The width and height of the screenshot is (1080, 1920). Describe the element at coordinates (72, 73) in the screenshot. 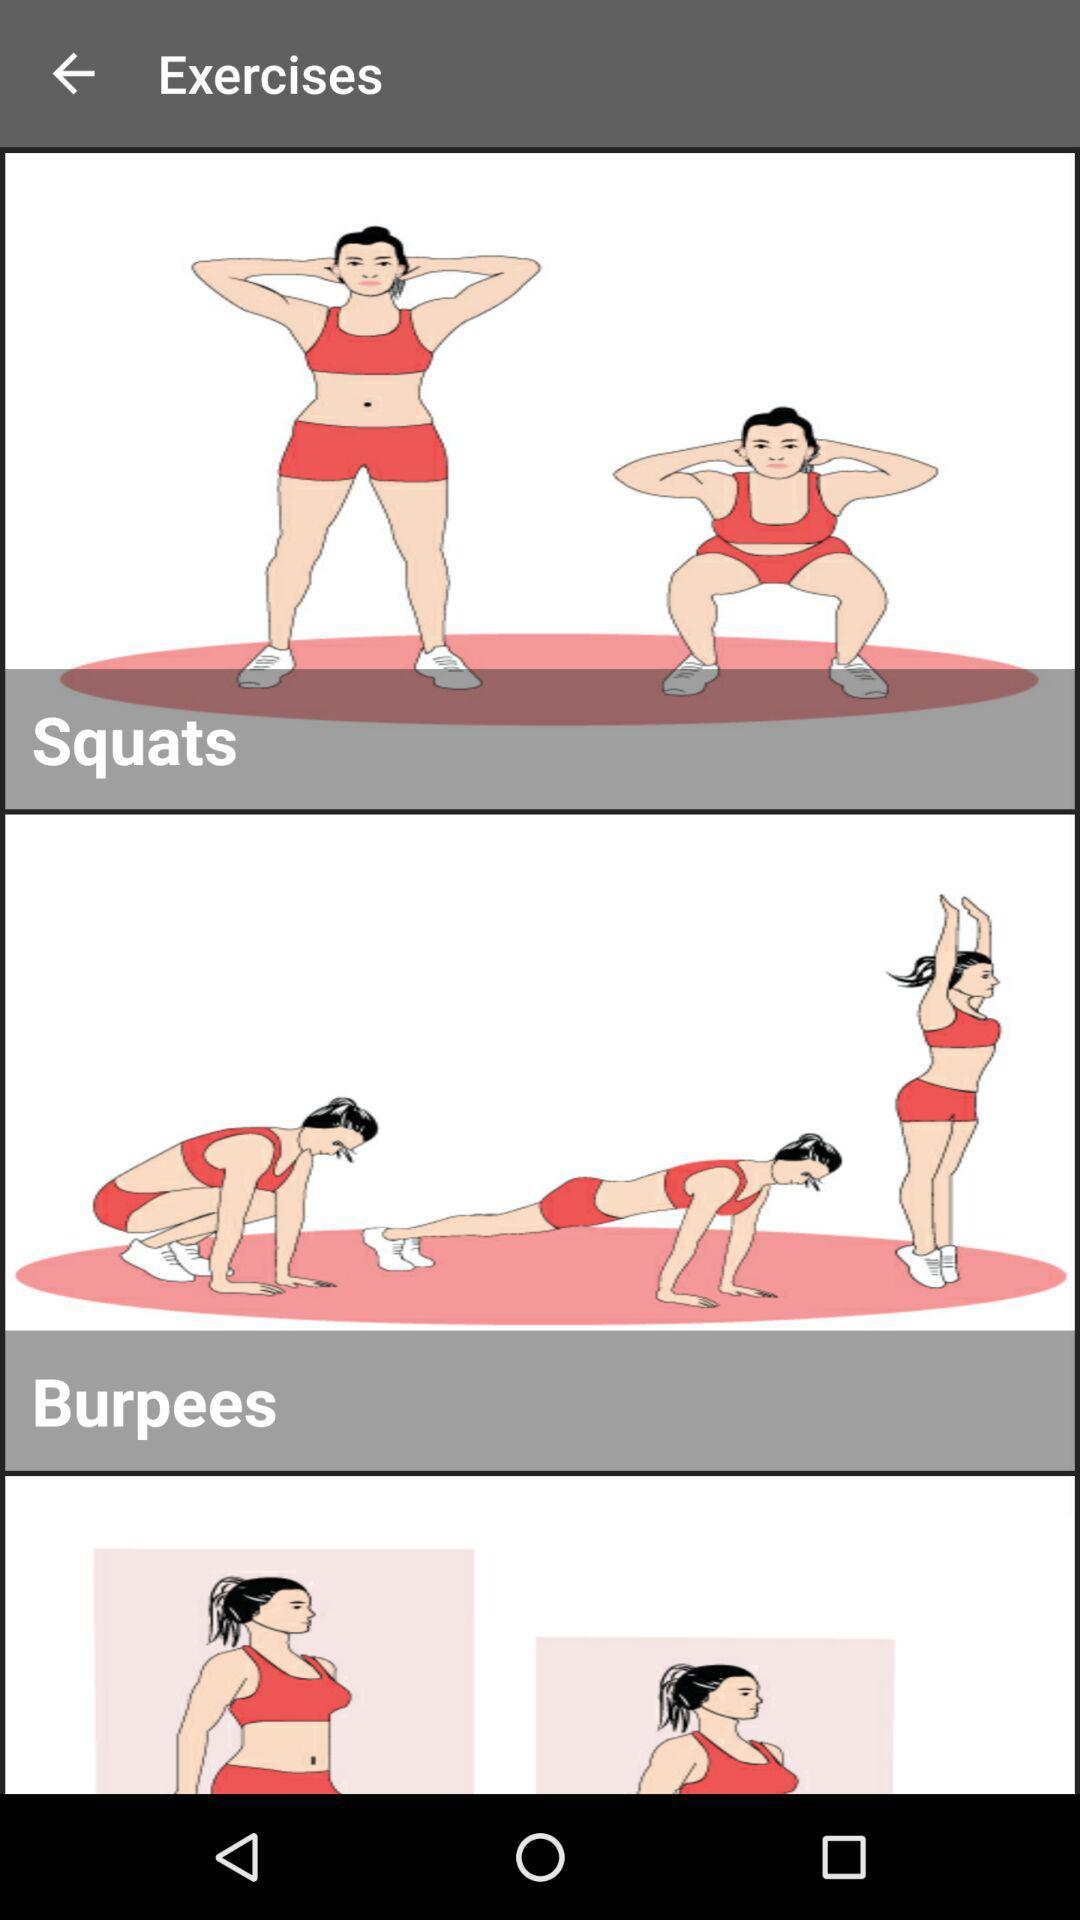

I see `the icon next to exercises` at that location.